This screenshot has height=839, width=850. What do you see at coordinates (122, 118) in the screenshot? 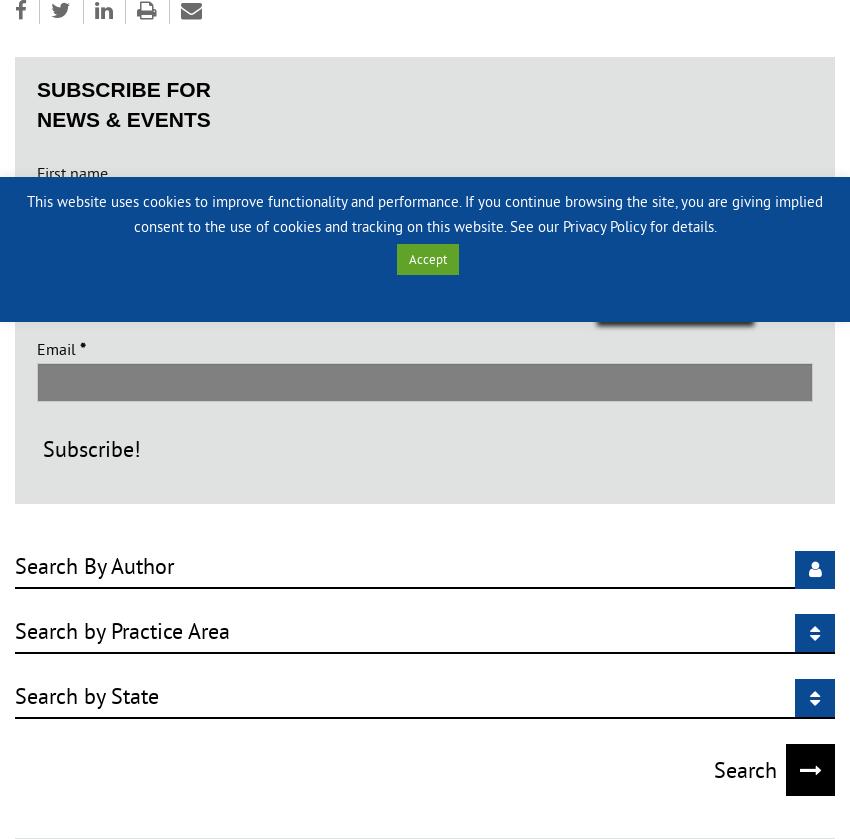
I see `'News & Events'` at bounding box center [122, 118].